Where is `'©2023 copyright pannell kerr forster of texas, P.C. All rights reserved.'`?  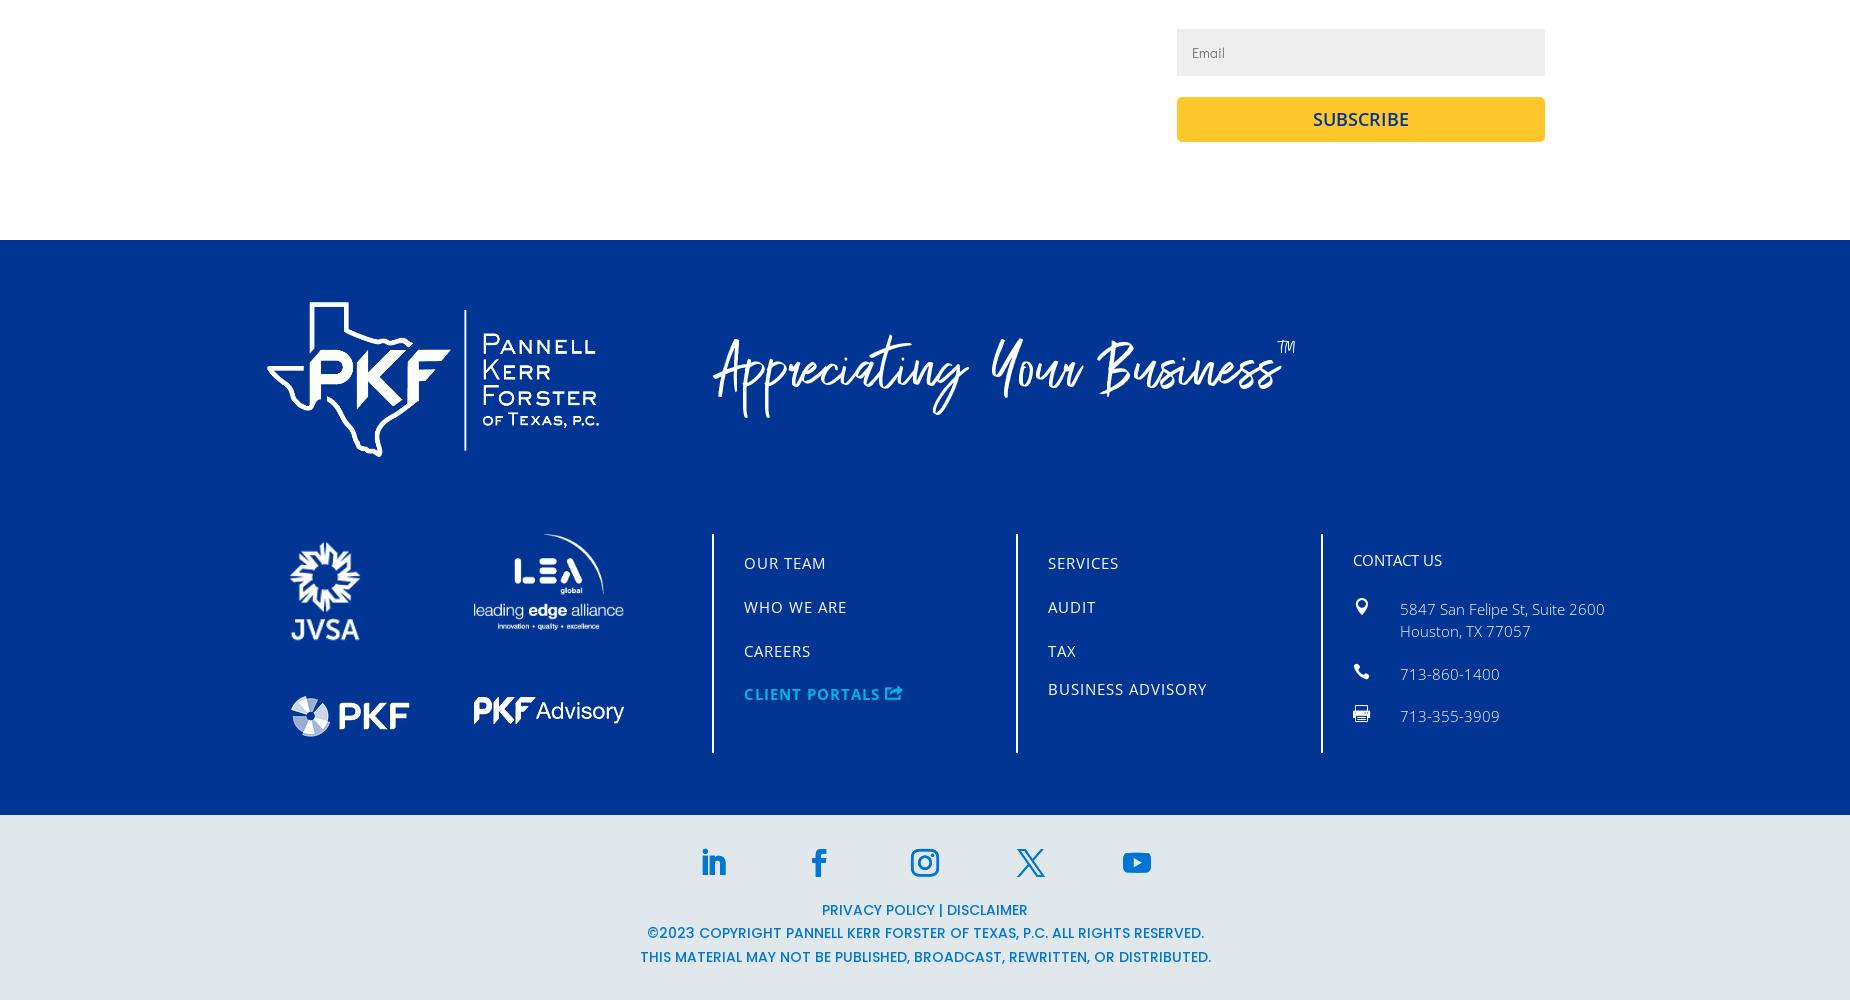
'©2023 copyright pannell kerr forster of texas, P.C. All rights reserved.' is located at coordinates (646, 933).